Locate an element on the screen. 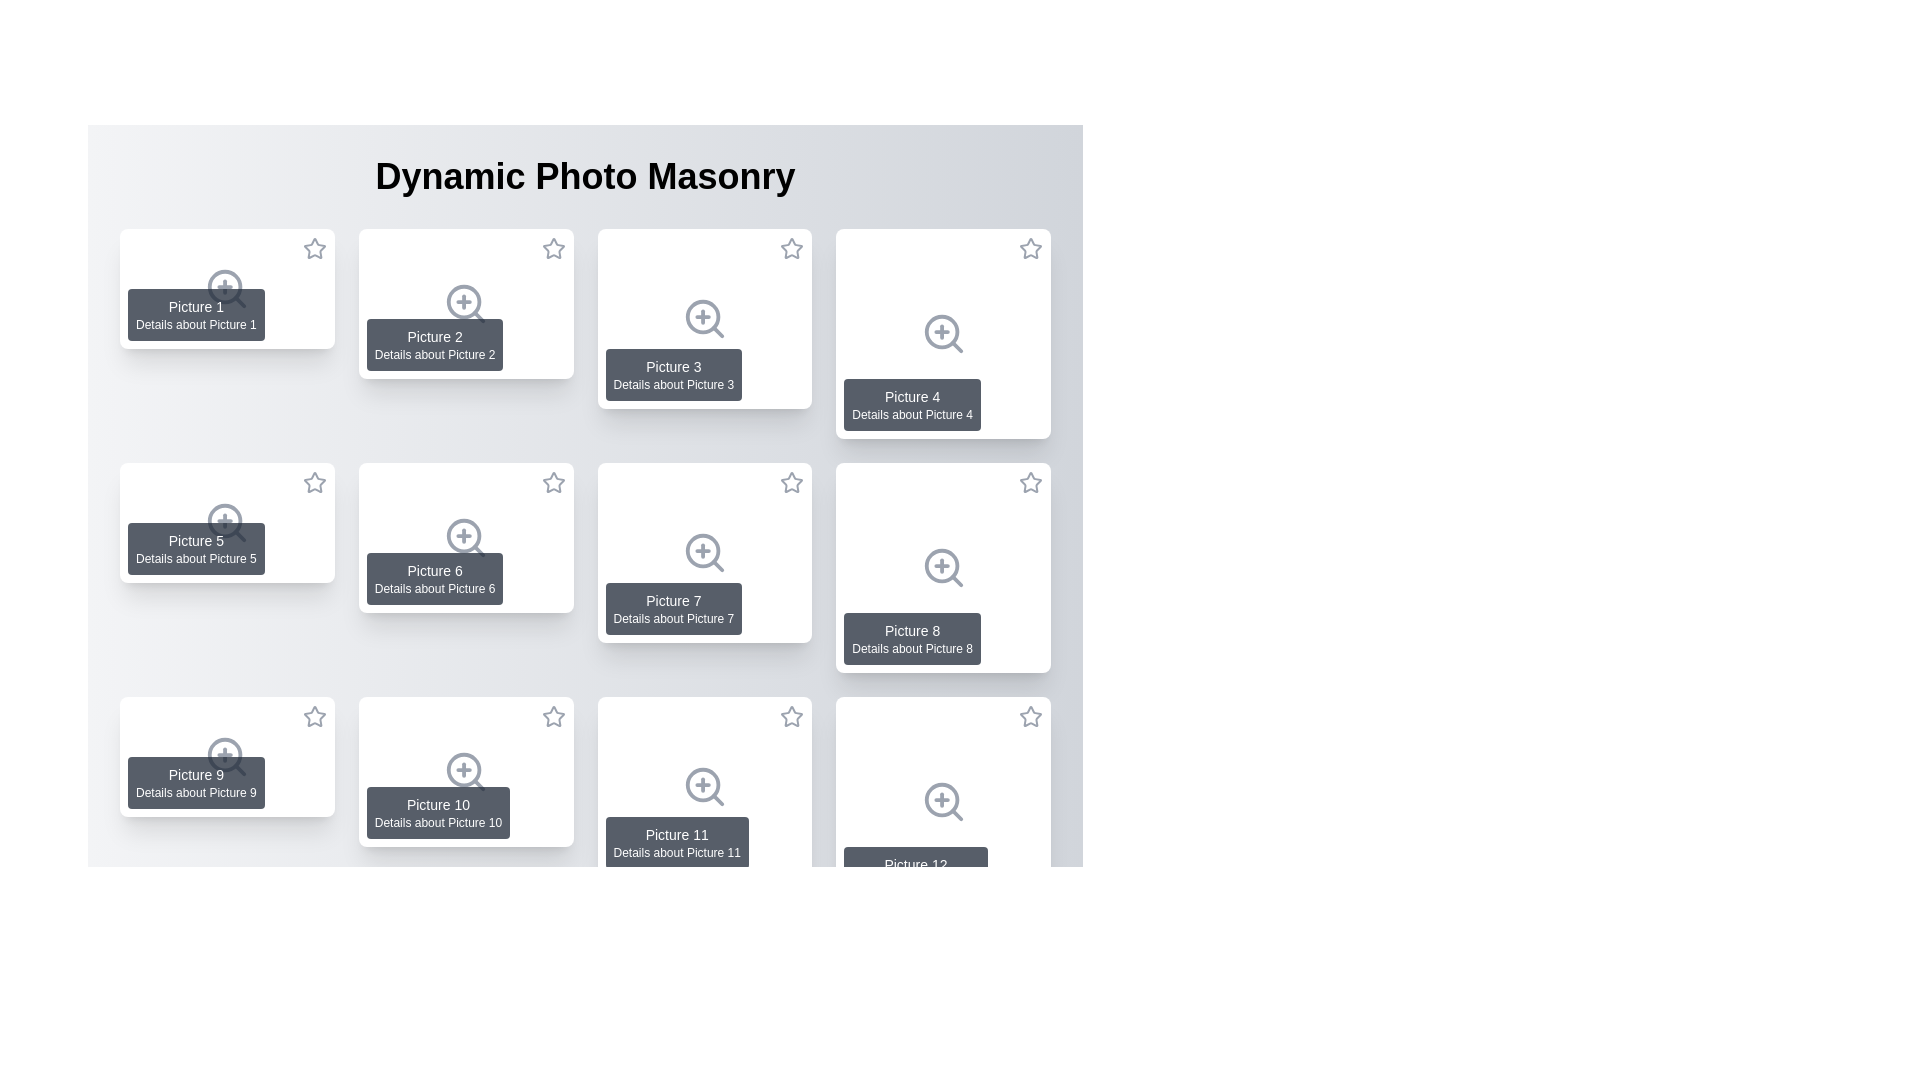  the card containing an image preview and interactive icons, which is the twelfth card in the grid layout is located at coordinates (942, 801).